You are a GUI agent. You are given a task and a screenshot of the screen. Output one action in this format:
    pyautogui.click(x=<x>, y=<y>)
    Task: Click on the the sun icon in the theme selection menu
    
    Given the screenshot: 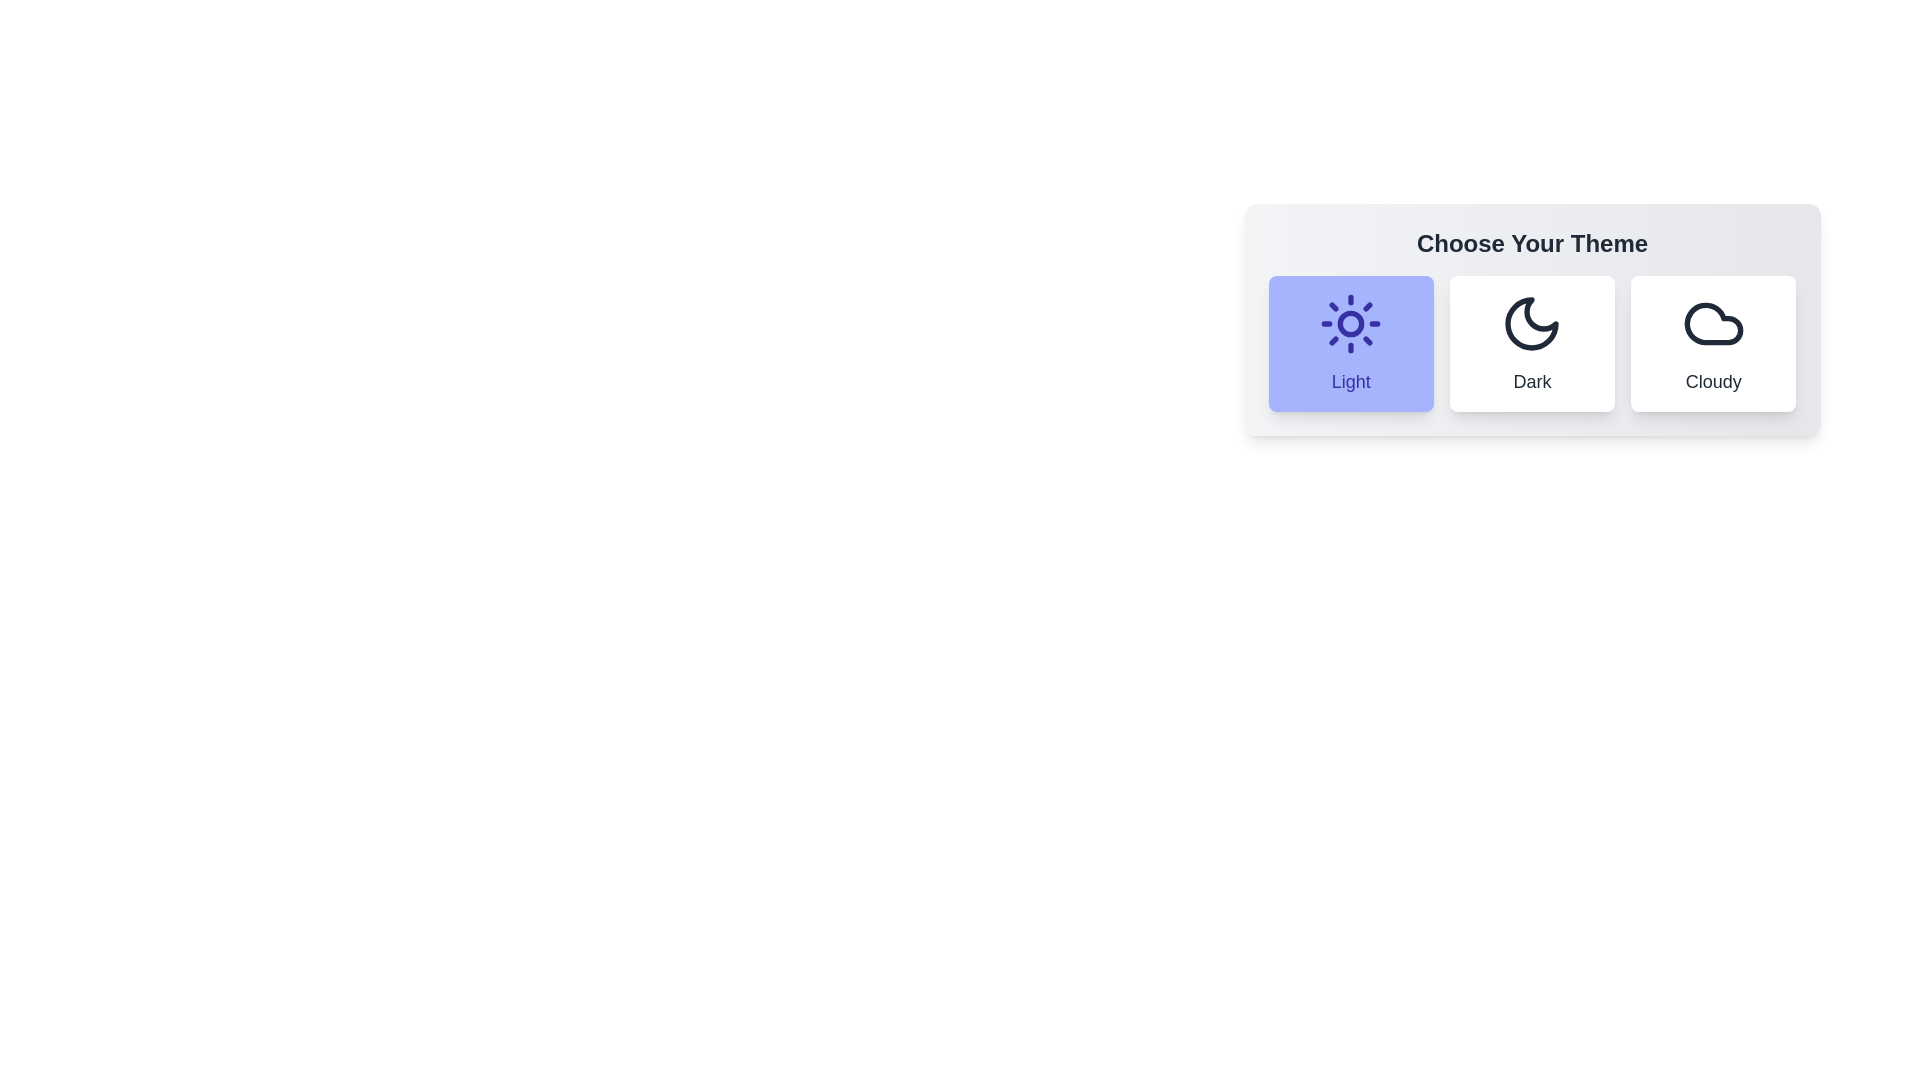 What is the action you would take?
    pyautogui.click(x=1351, y=323)
    